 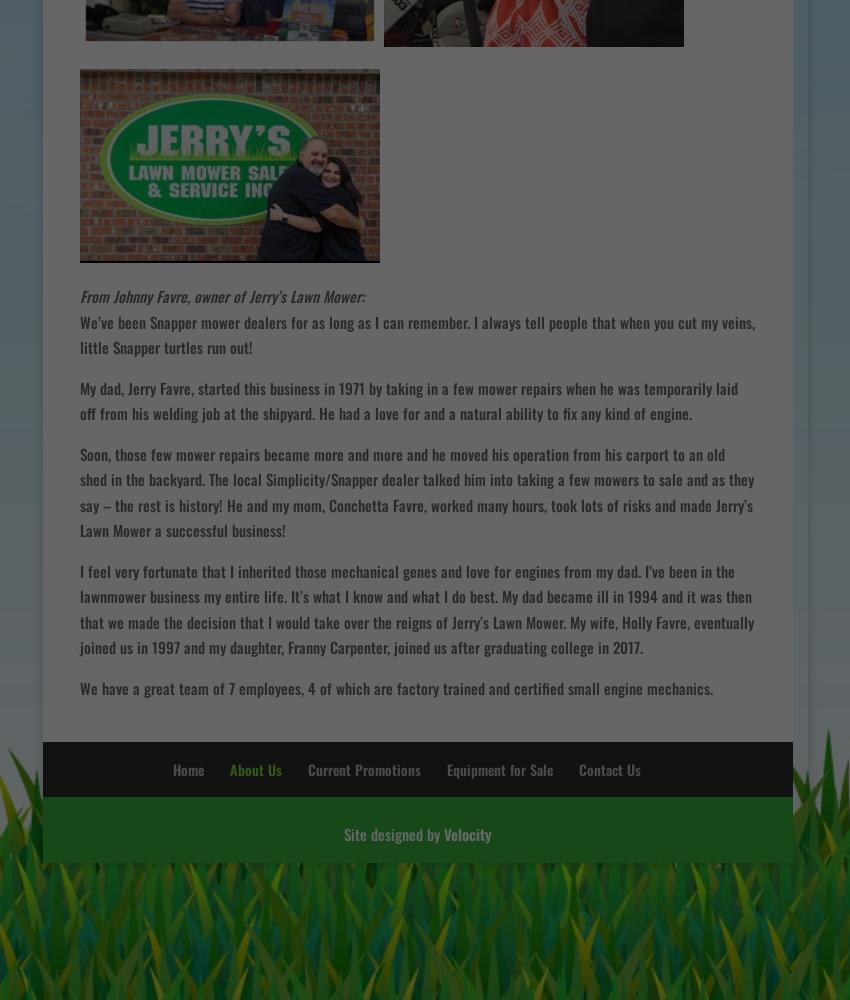 What do you see at coordinates (393, 833) in the screenshot?
I see `'Site designed by'` at bounding box center [393, 833].